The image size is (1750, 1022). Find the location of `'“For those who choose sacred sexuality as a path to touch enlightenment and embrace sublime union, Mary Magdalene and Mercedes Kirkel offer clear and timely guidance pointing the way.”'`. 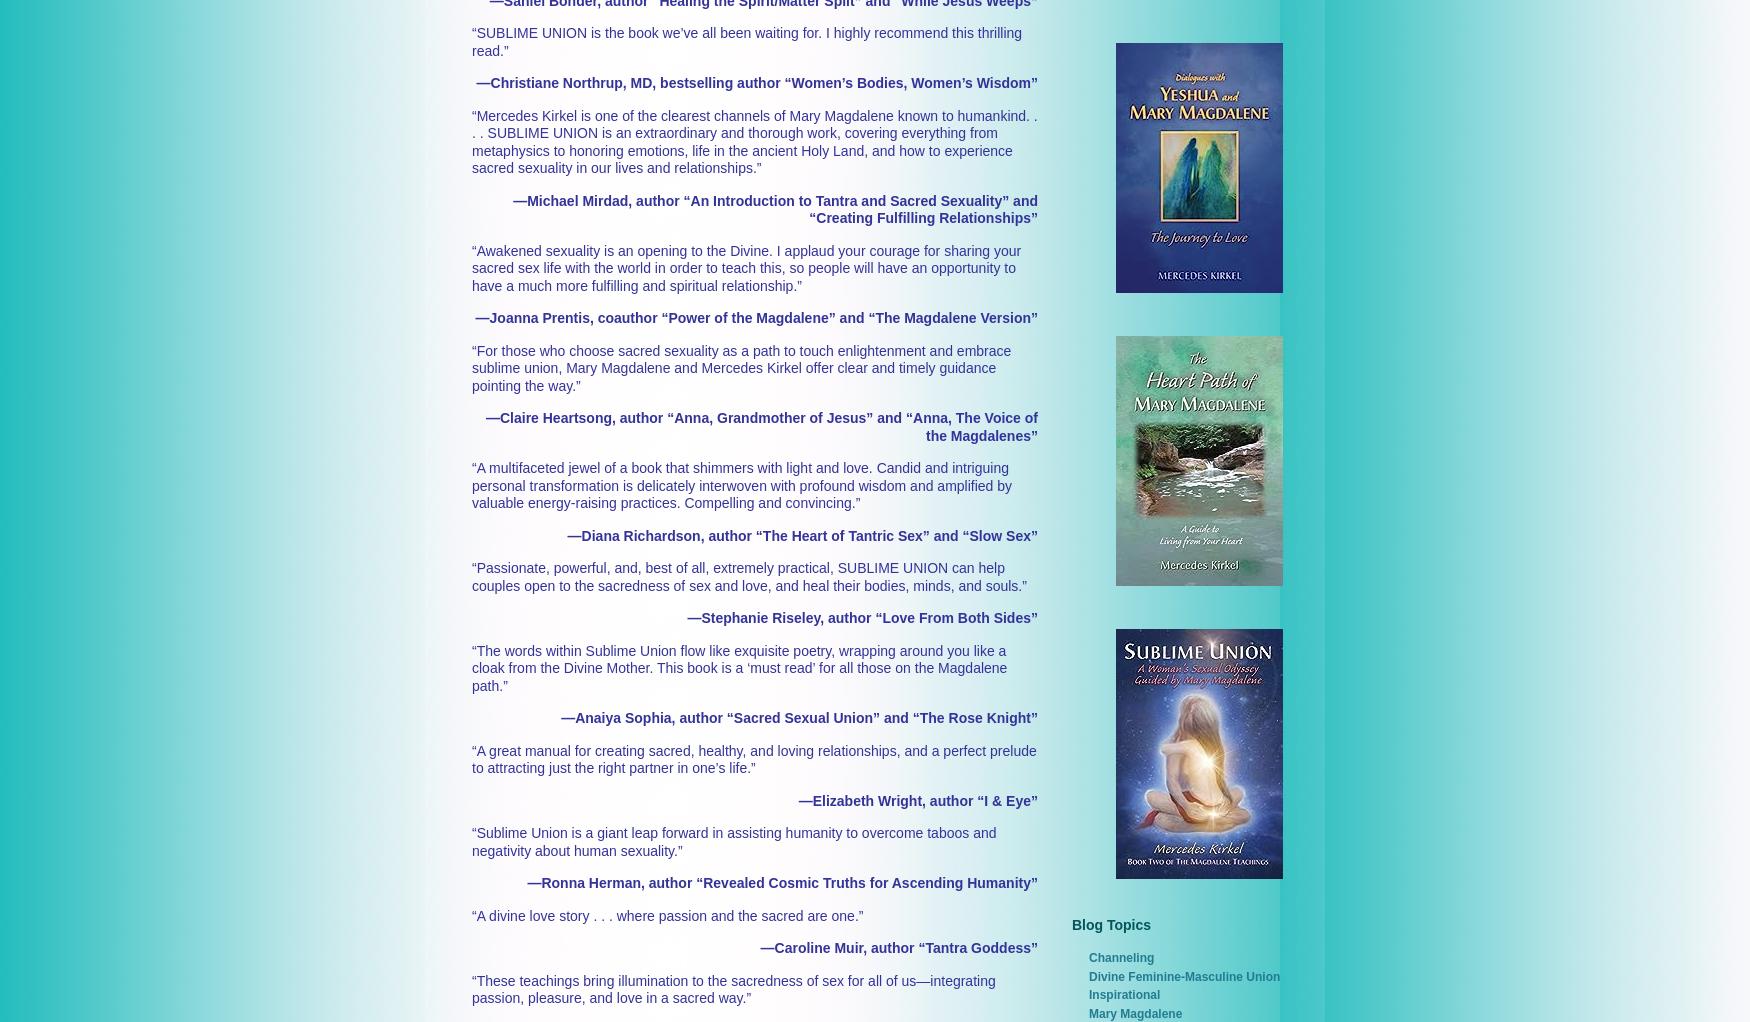

'“For those who choose sacred sexuality as a path to touch enlightenment and embrace sublime union, Mary Magdalene and Mercedes Kirkel offer clear and timely guidance pointing the way.”' is located at coordinates (741, 366).